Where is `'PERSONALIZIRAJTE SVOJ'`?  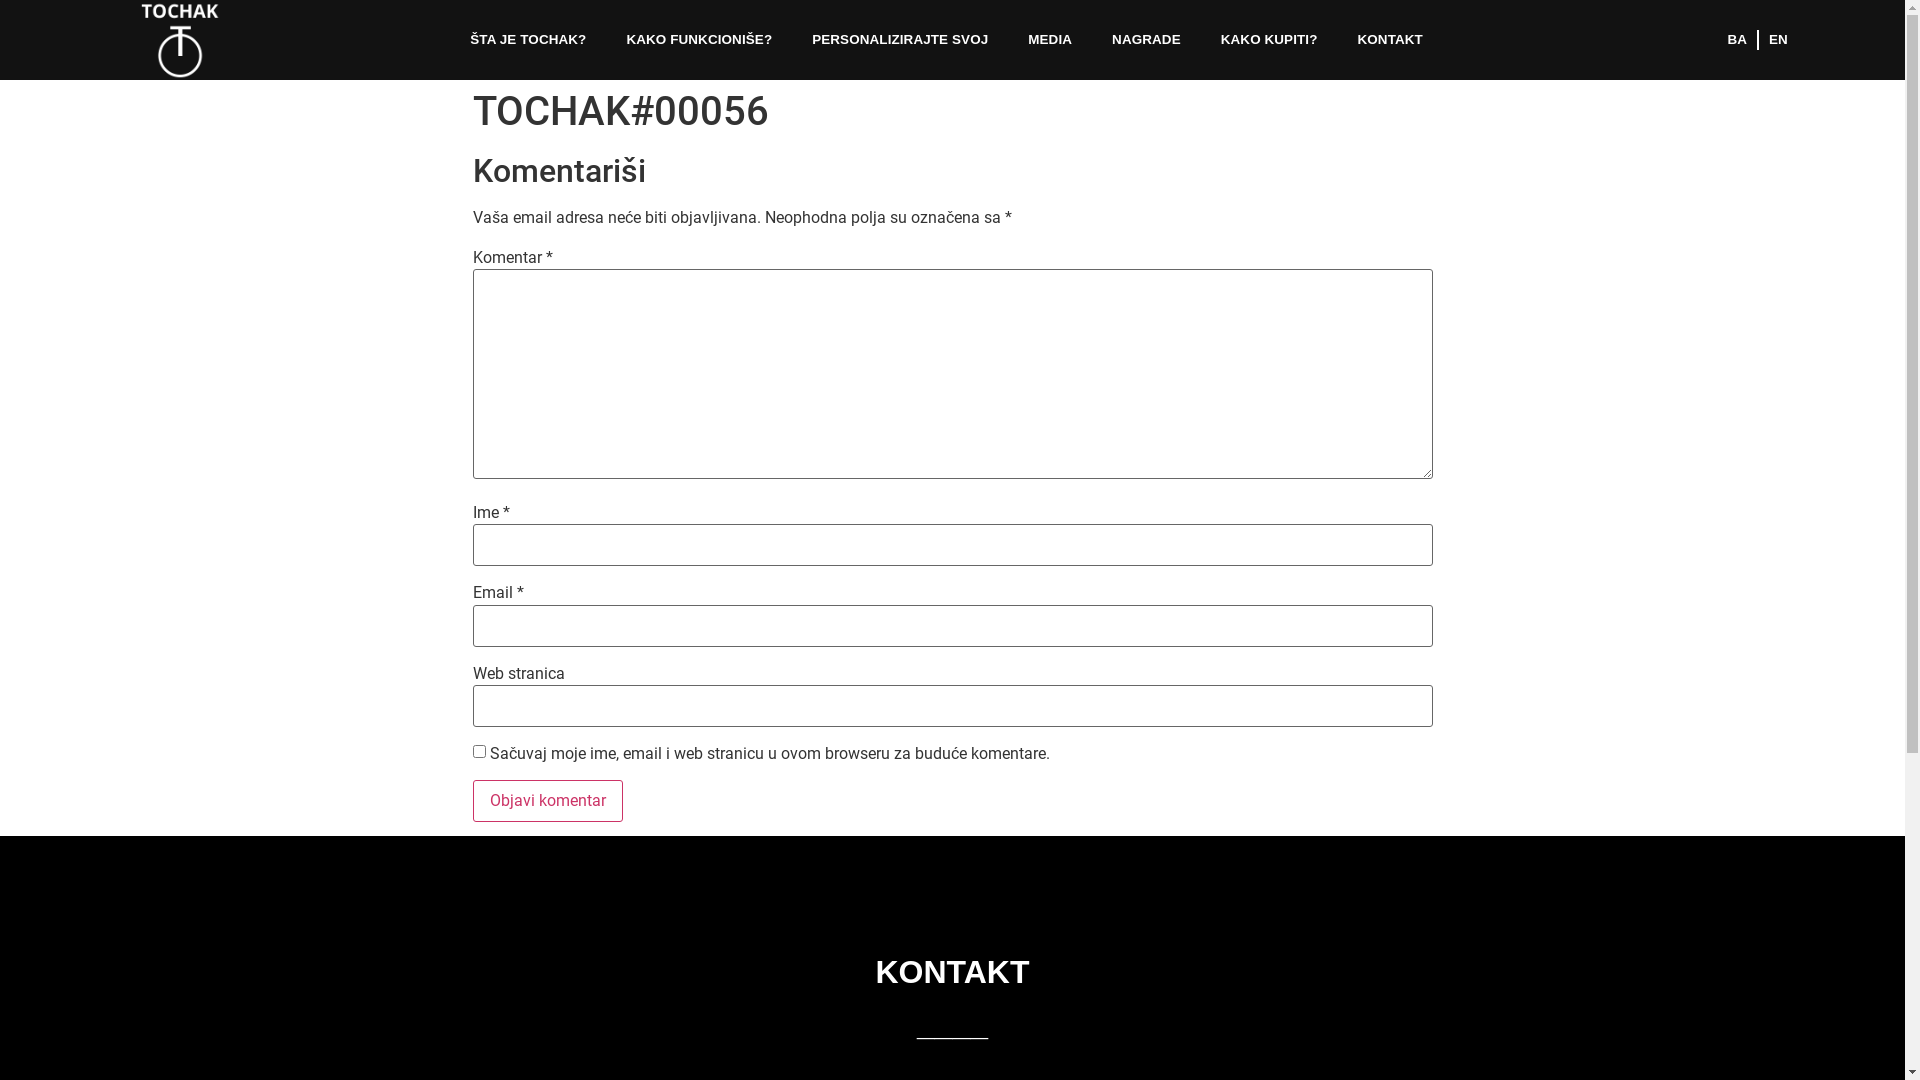 'PERSONALIZIRAJTE SVOJ' is located at coordinates (899, 39).